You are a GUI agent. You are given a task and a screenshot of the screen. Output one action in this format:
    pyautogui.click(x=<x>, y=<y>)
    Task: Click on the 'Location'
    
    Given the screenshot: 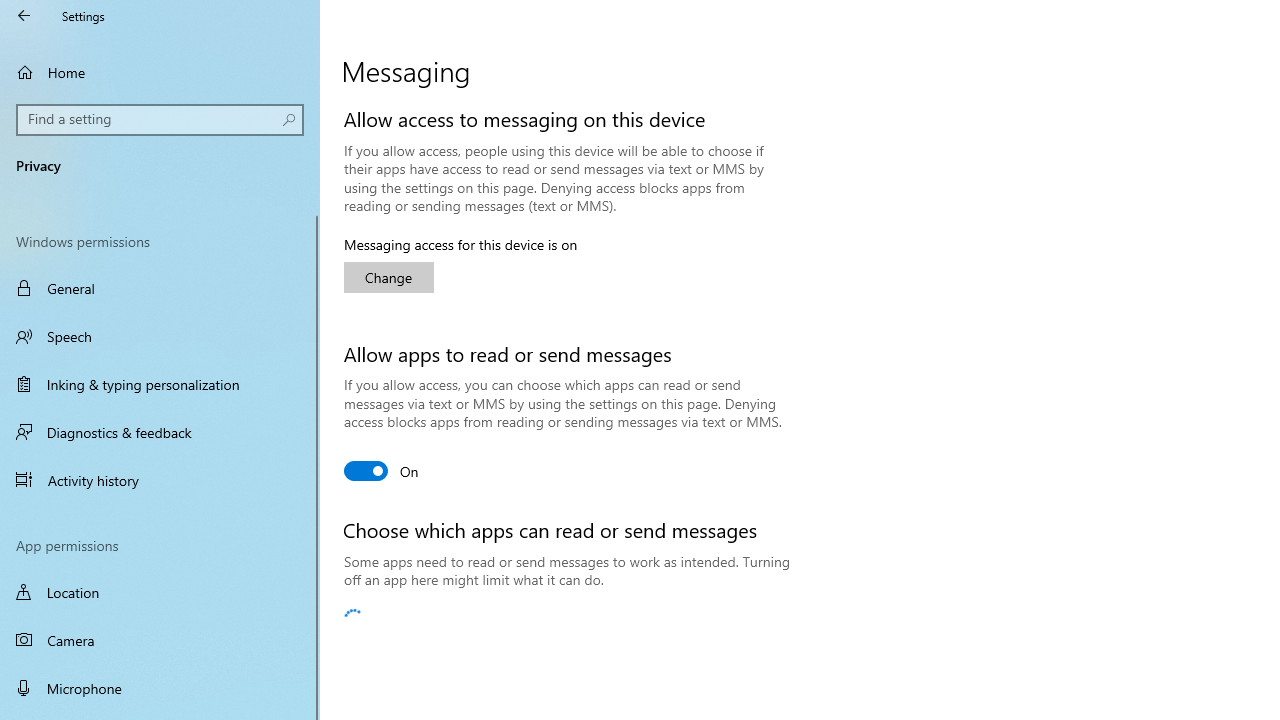 What is the action you would take?
    pyautogui.click(x=160, y=591)
    